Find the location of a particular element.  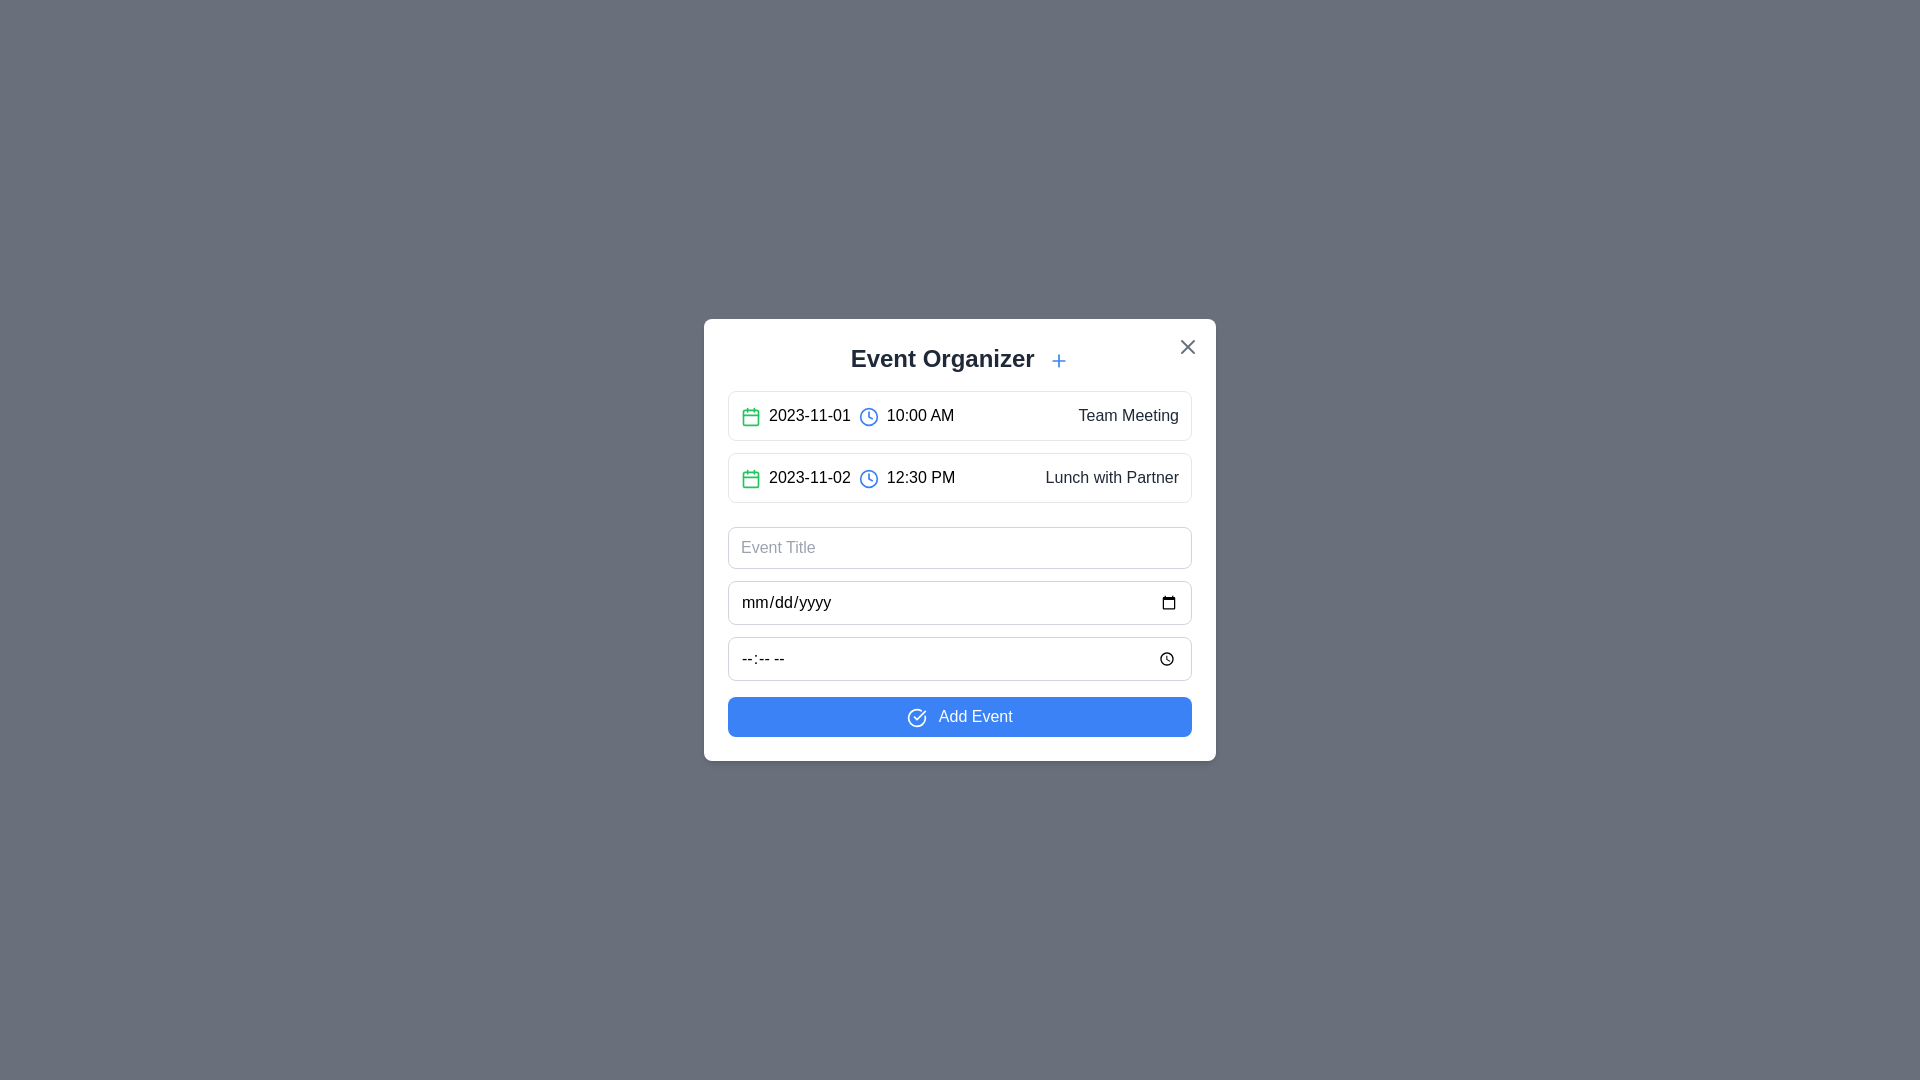

the SVG Circle that represents the boundary of the clock symbol in the 'Event Organizer' interface, located next to the time text '10:00 AM' is located at coordinates (868, 415).